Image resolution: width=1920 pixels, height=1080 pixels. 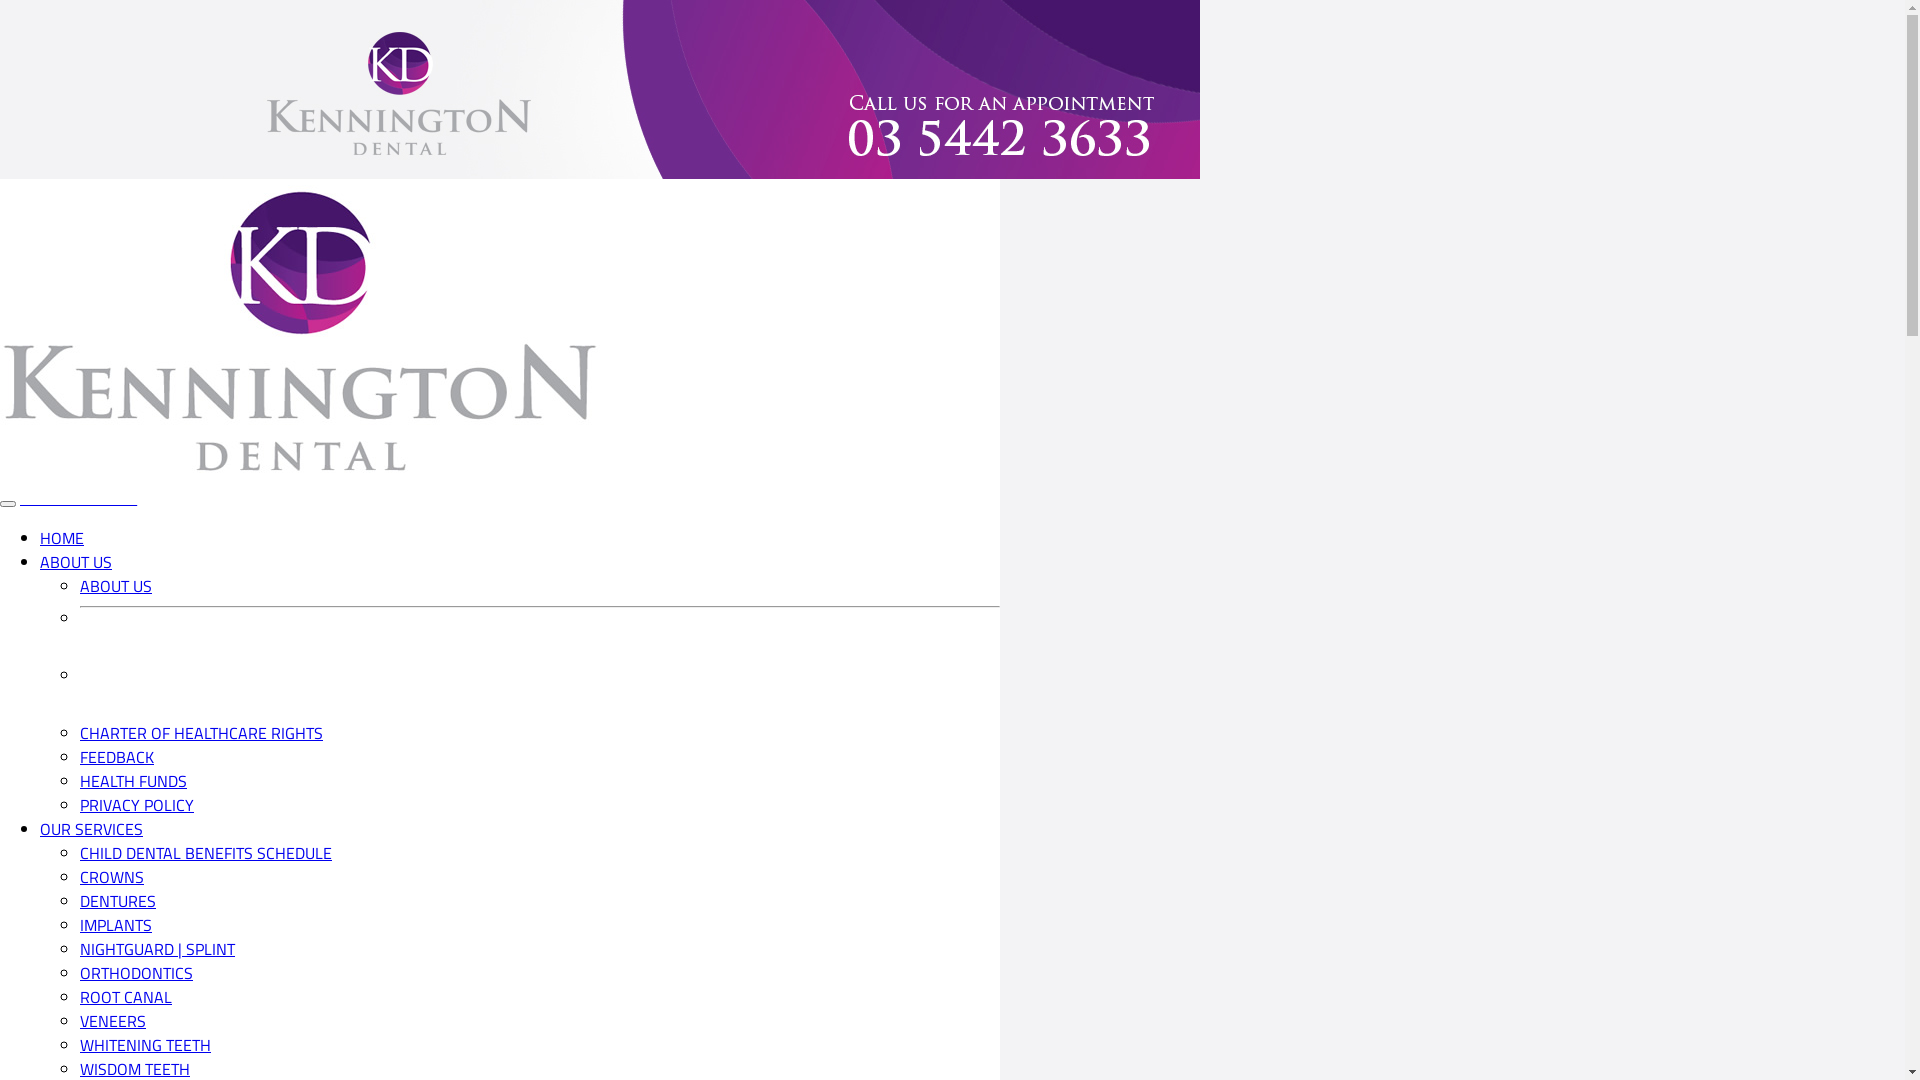 What do you see at coordinates (206, 852) in the screenshot?
I see `'CHILD DENTAL BENEFITS SCHEDULE'` at bounding box center [206, 852].